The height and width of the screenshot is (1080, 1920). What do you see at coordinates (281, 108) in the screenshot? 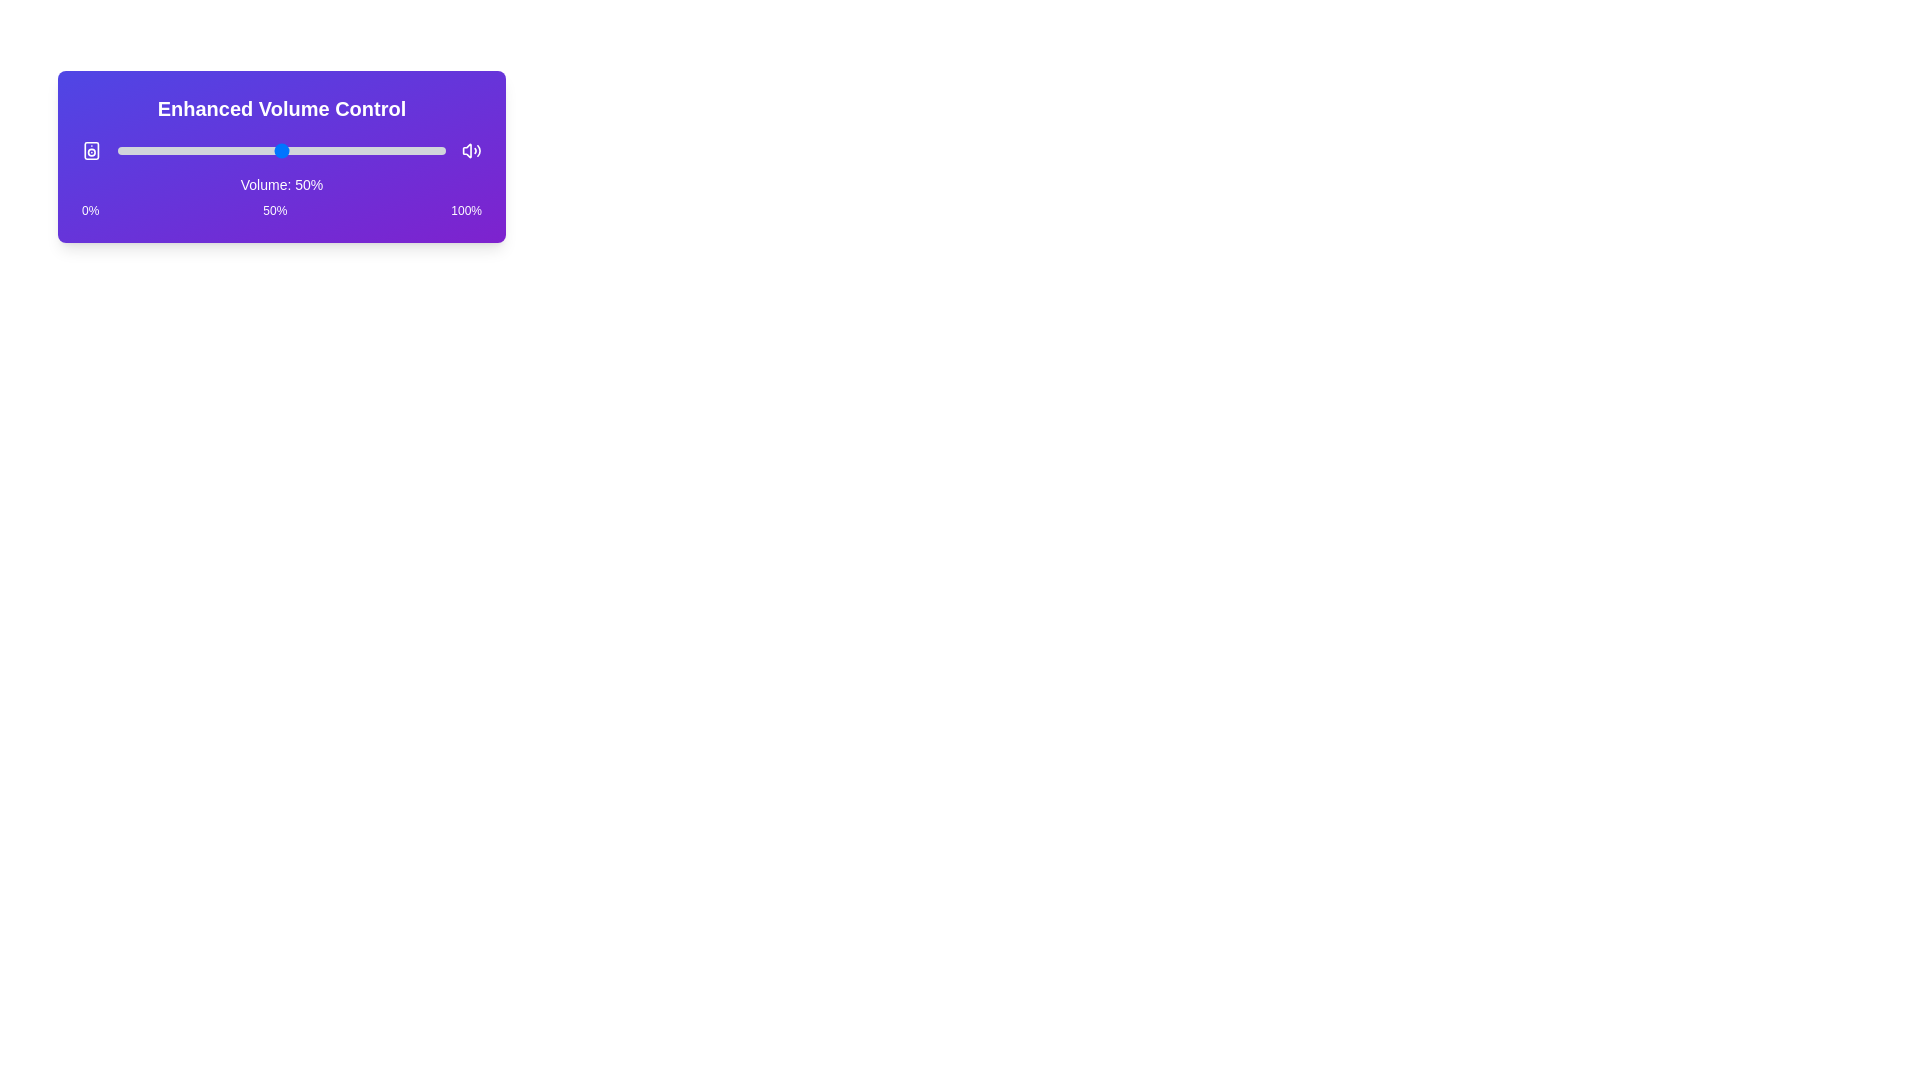
I see `the text 'Enhanced Volume Control' to select it` at bounding box center [281, 108].